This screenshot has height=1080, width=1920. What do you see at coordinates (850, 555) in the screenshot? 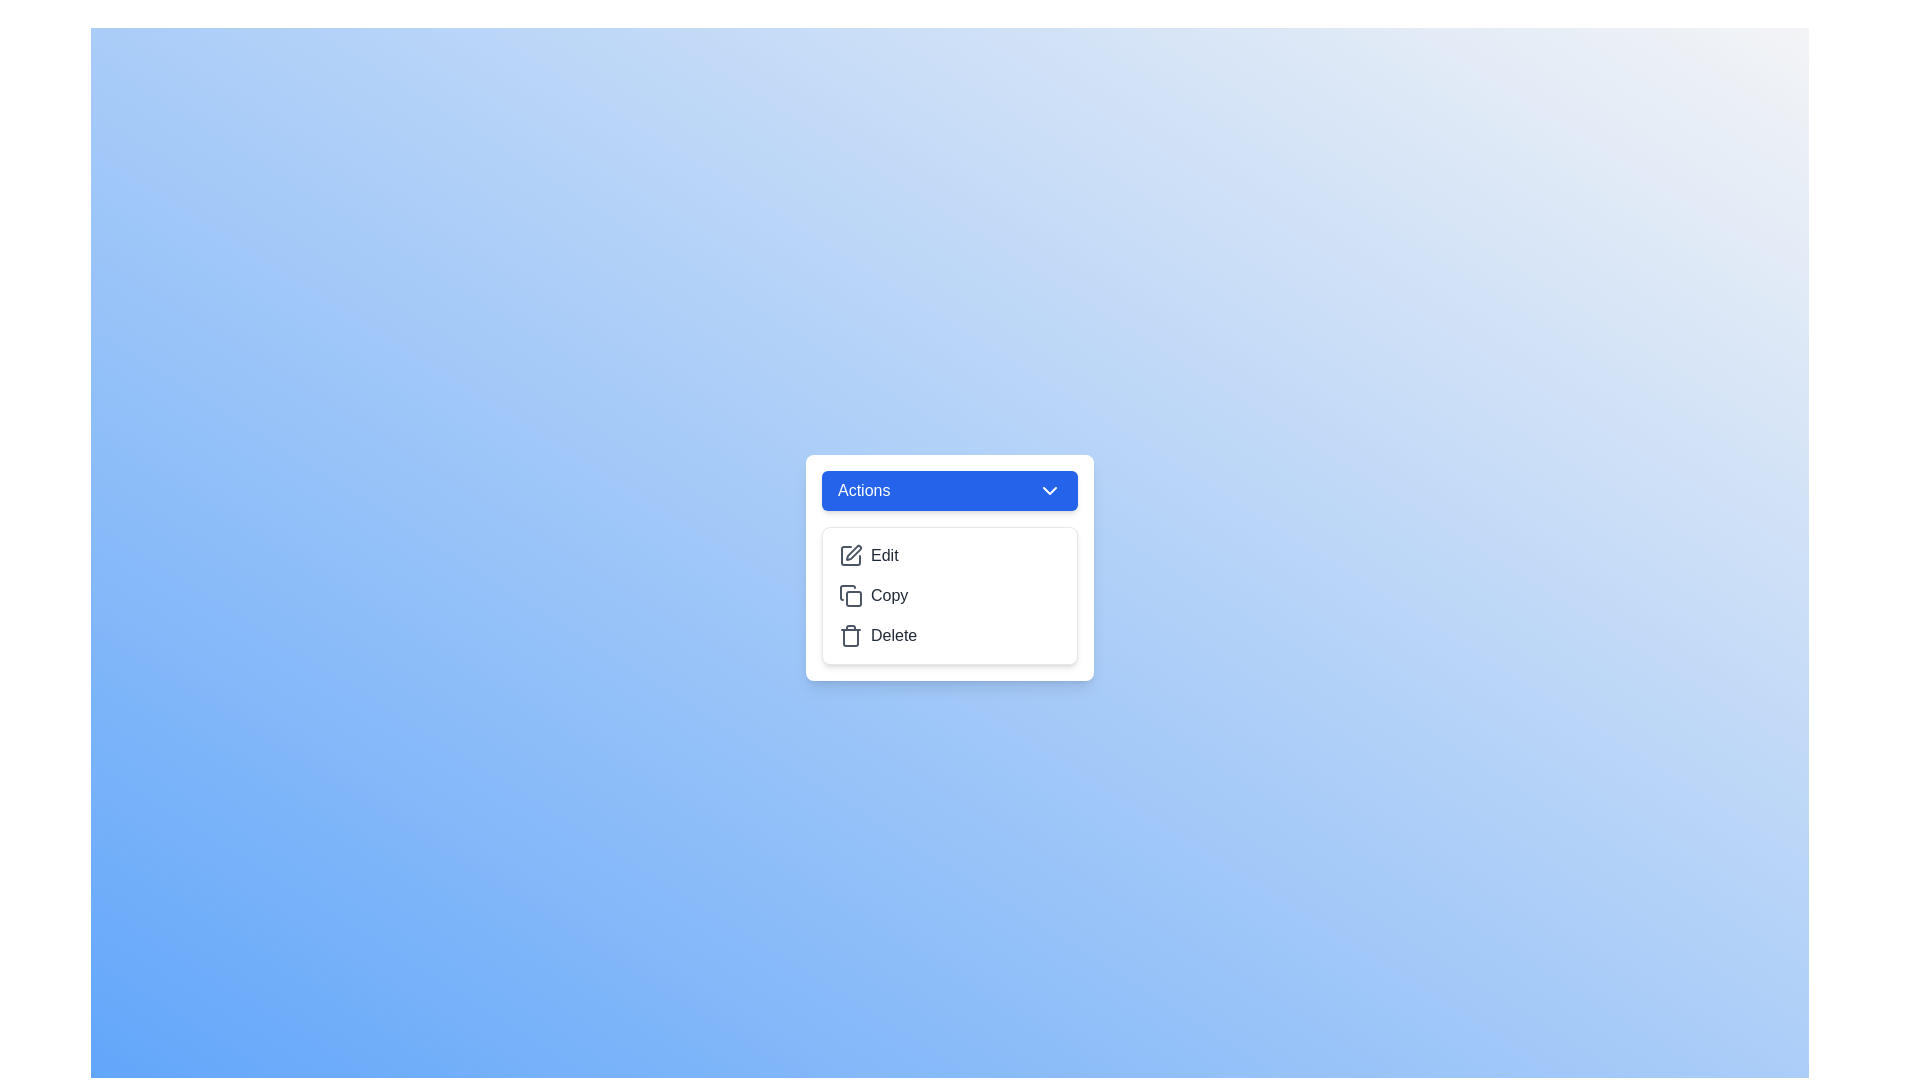
I see `the 'Edit' icon located on the left side of the 'Edit' option in the dropdown menu under the 'Actions' button` at bounding box center [850, 555].